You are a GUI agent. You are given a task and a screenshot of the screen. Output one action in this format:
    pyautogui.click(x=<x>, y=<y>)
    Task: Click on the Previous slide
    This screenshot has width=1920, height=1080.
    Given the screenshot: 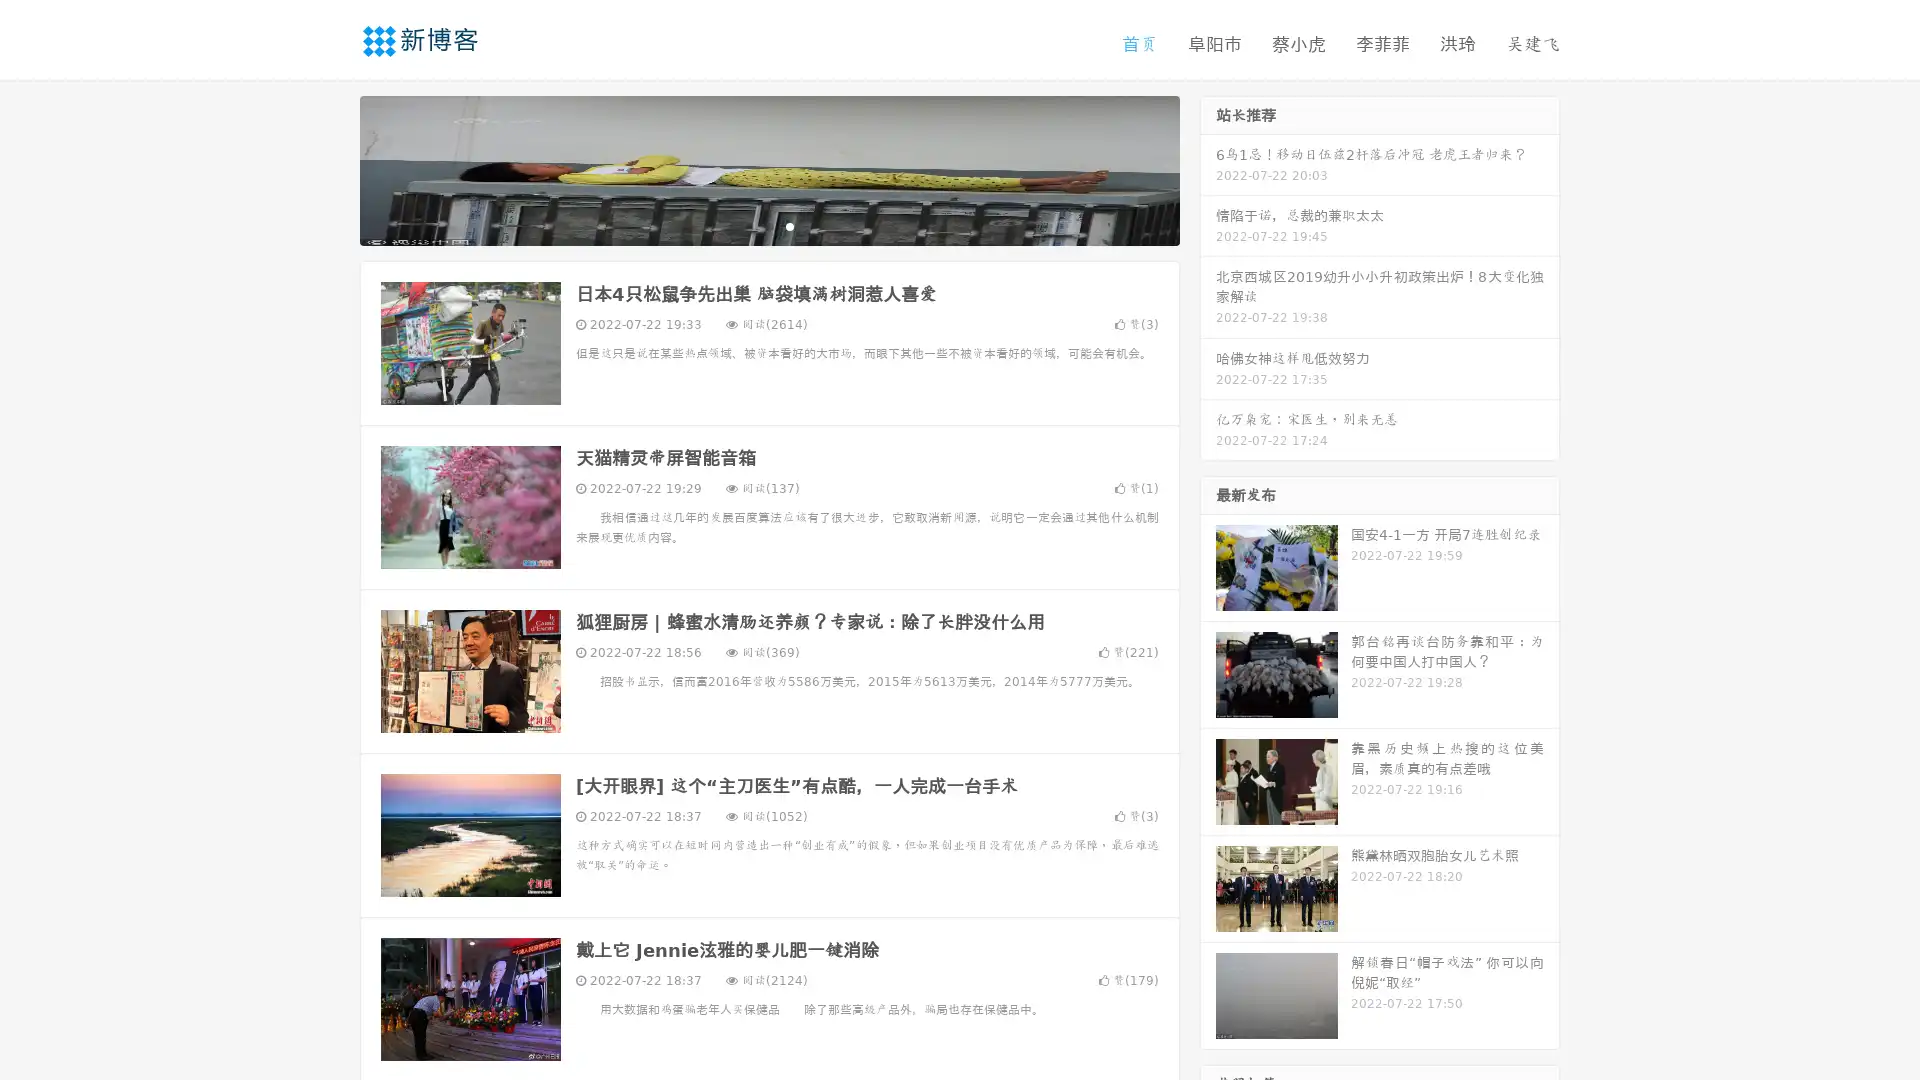 What is the action you would take?
    pyautogui.click(x=330, y=168)
    